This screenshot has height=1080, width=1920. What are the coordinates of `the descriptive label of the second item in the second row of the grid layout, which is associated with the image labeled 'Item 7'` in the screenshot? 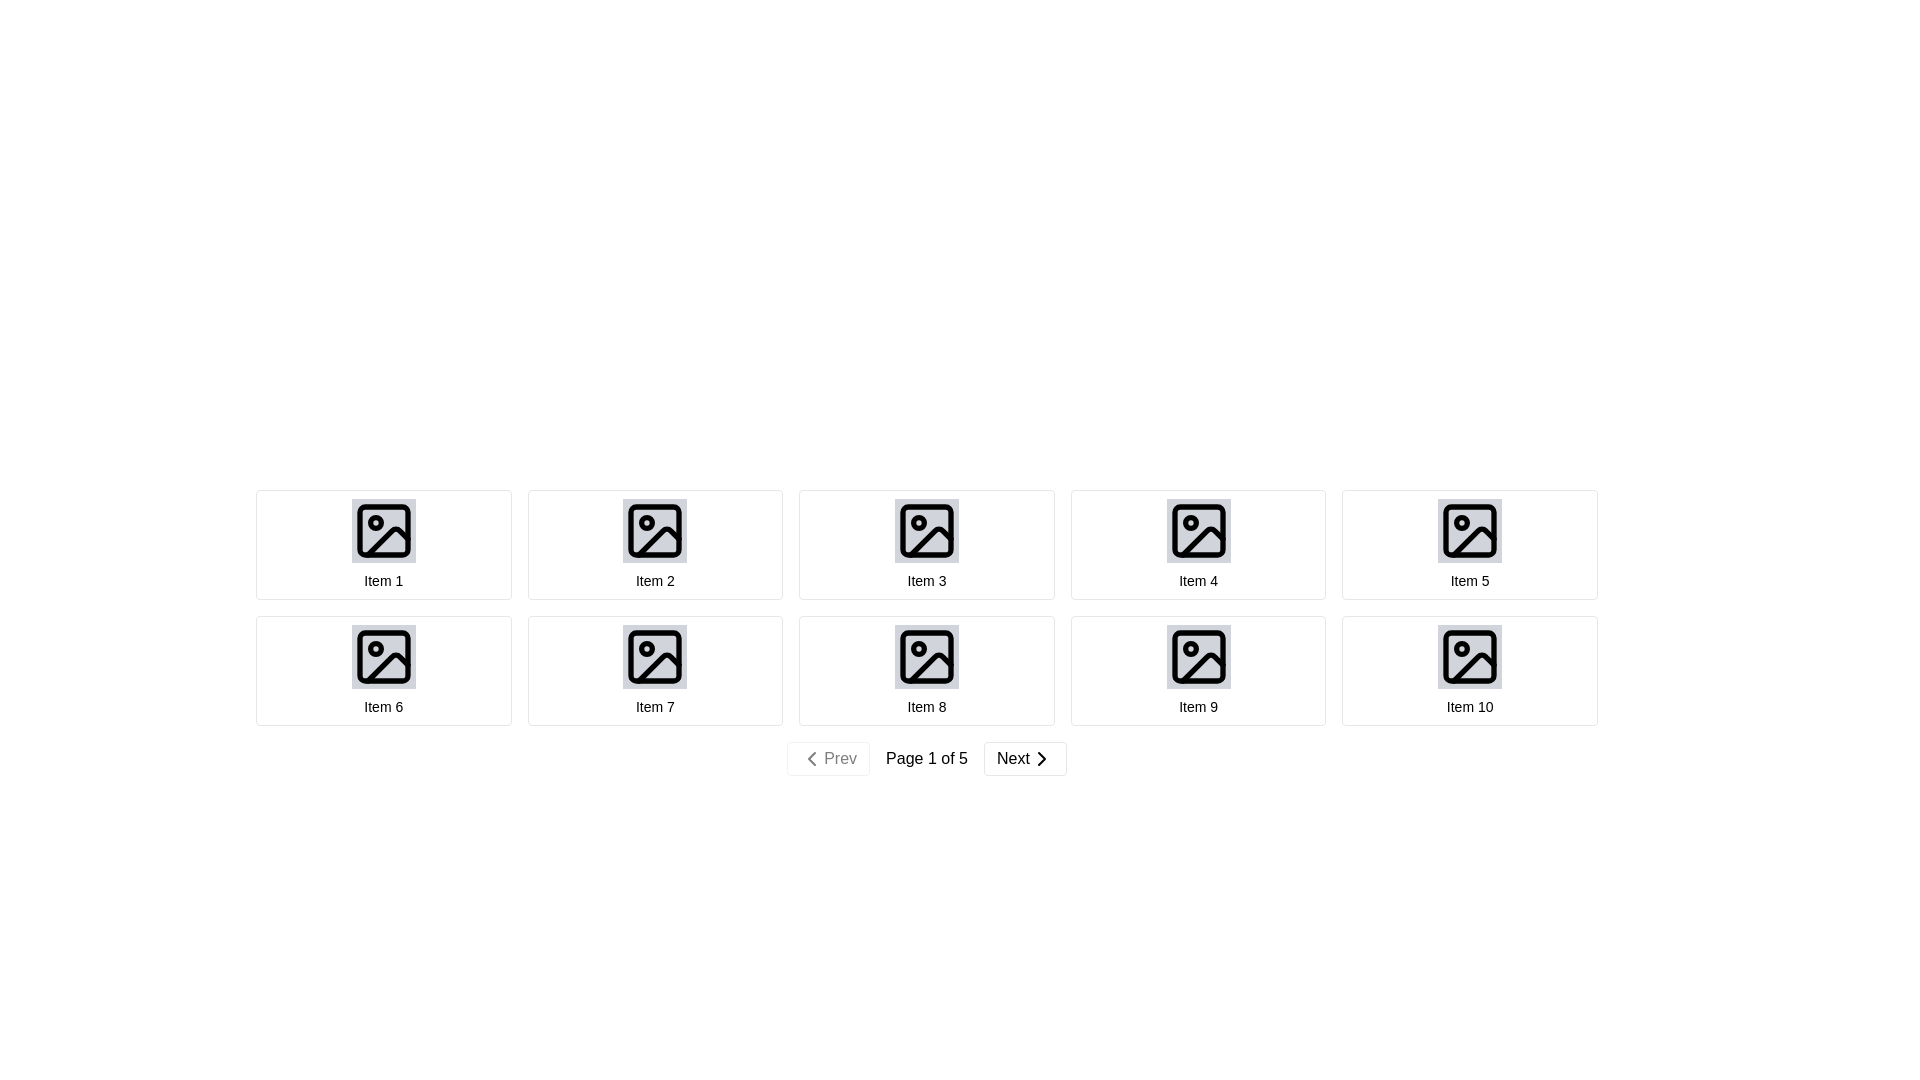 It's located at (655, 705).